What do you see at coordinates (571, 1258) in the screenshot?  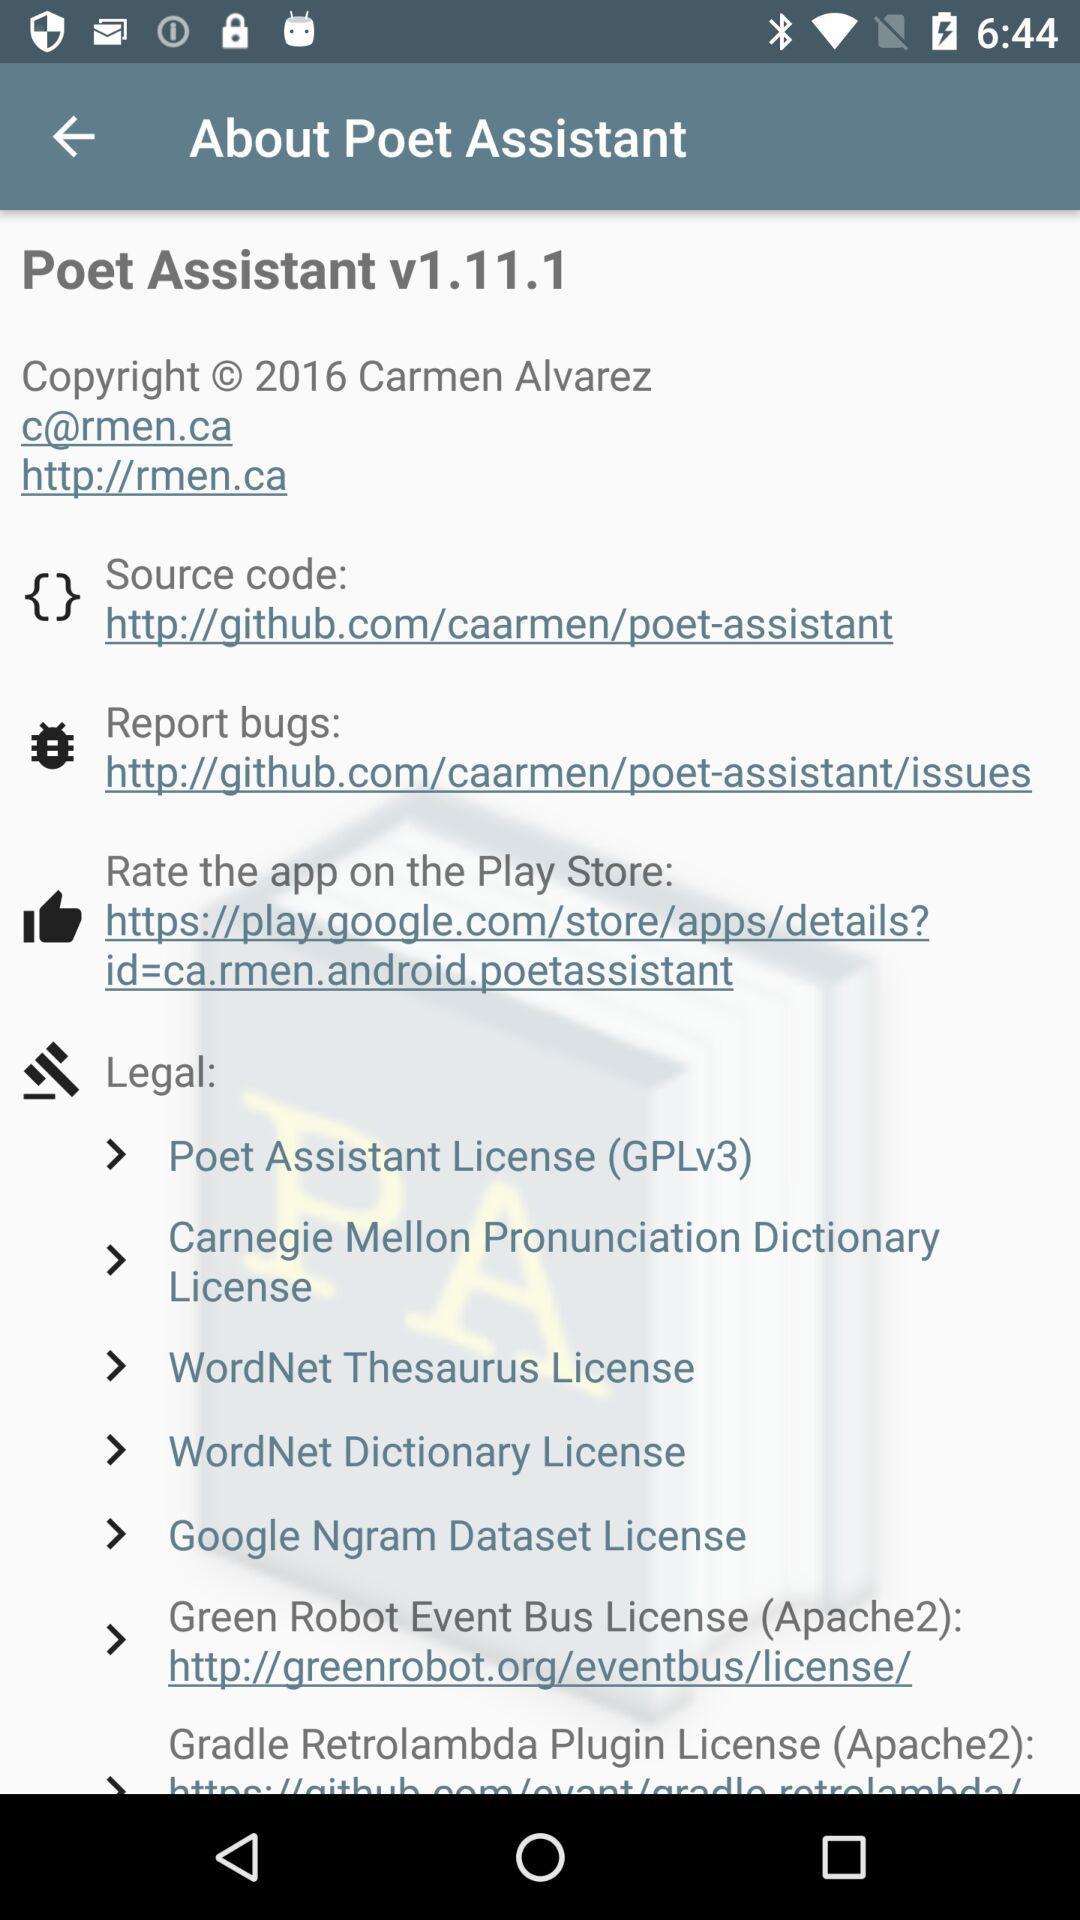 I see `icon above the wordnet thesaurus license item` at bounding box center [571, 1258].